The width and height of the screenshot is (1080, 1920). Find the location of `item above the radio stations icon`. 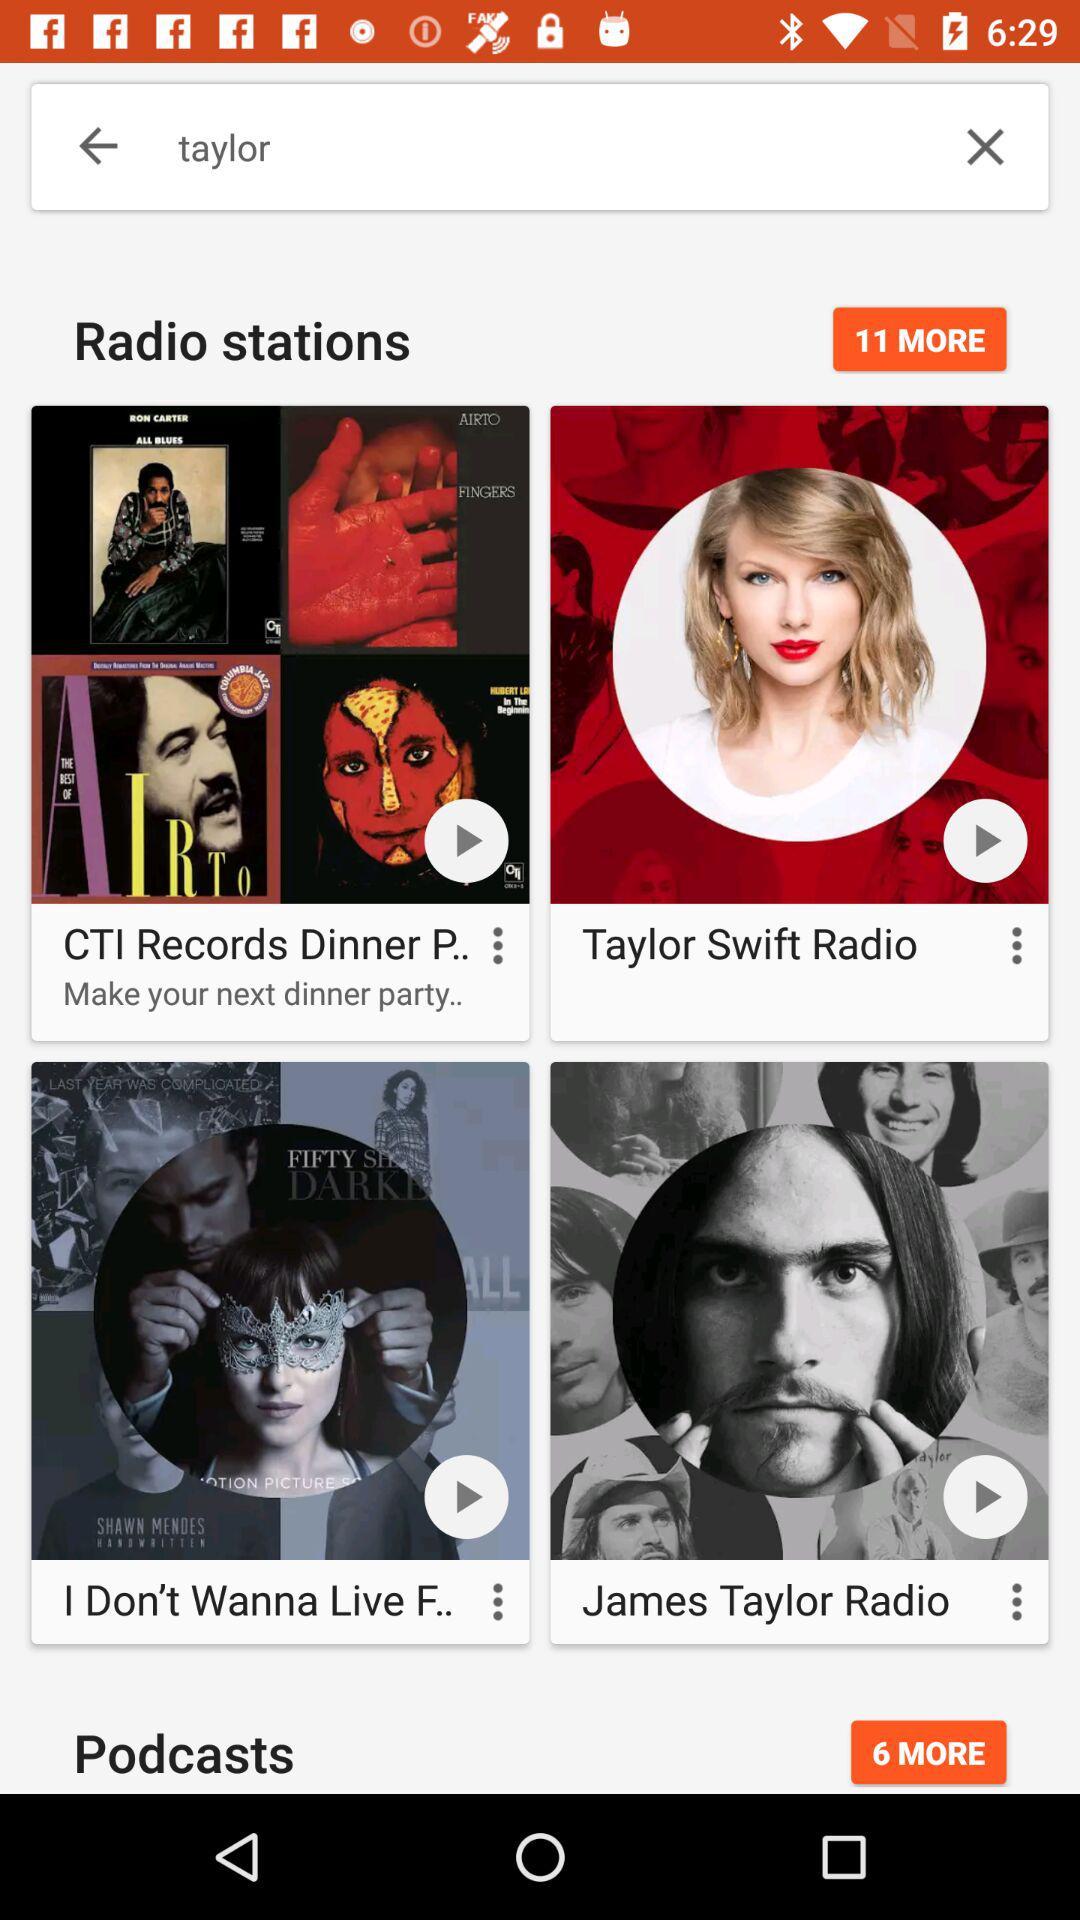

item above the radio stations icon is located at coordinates (83, 146).